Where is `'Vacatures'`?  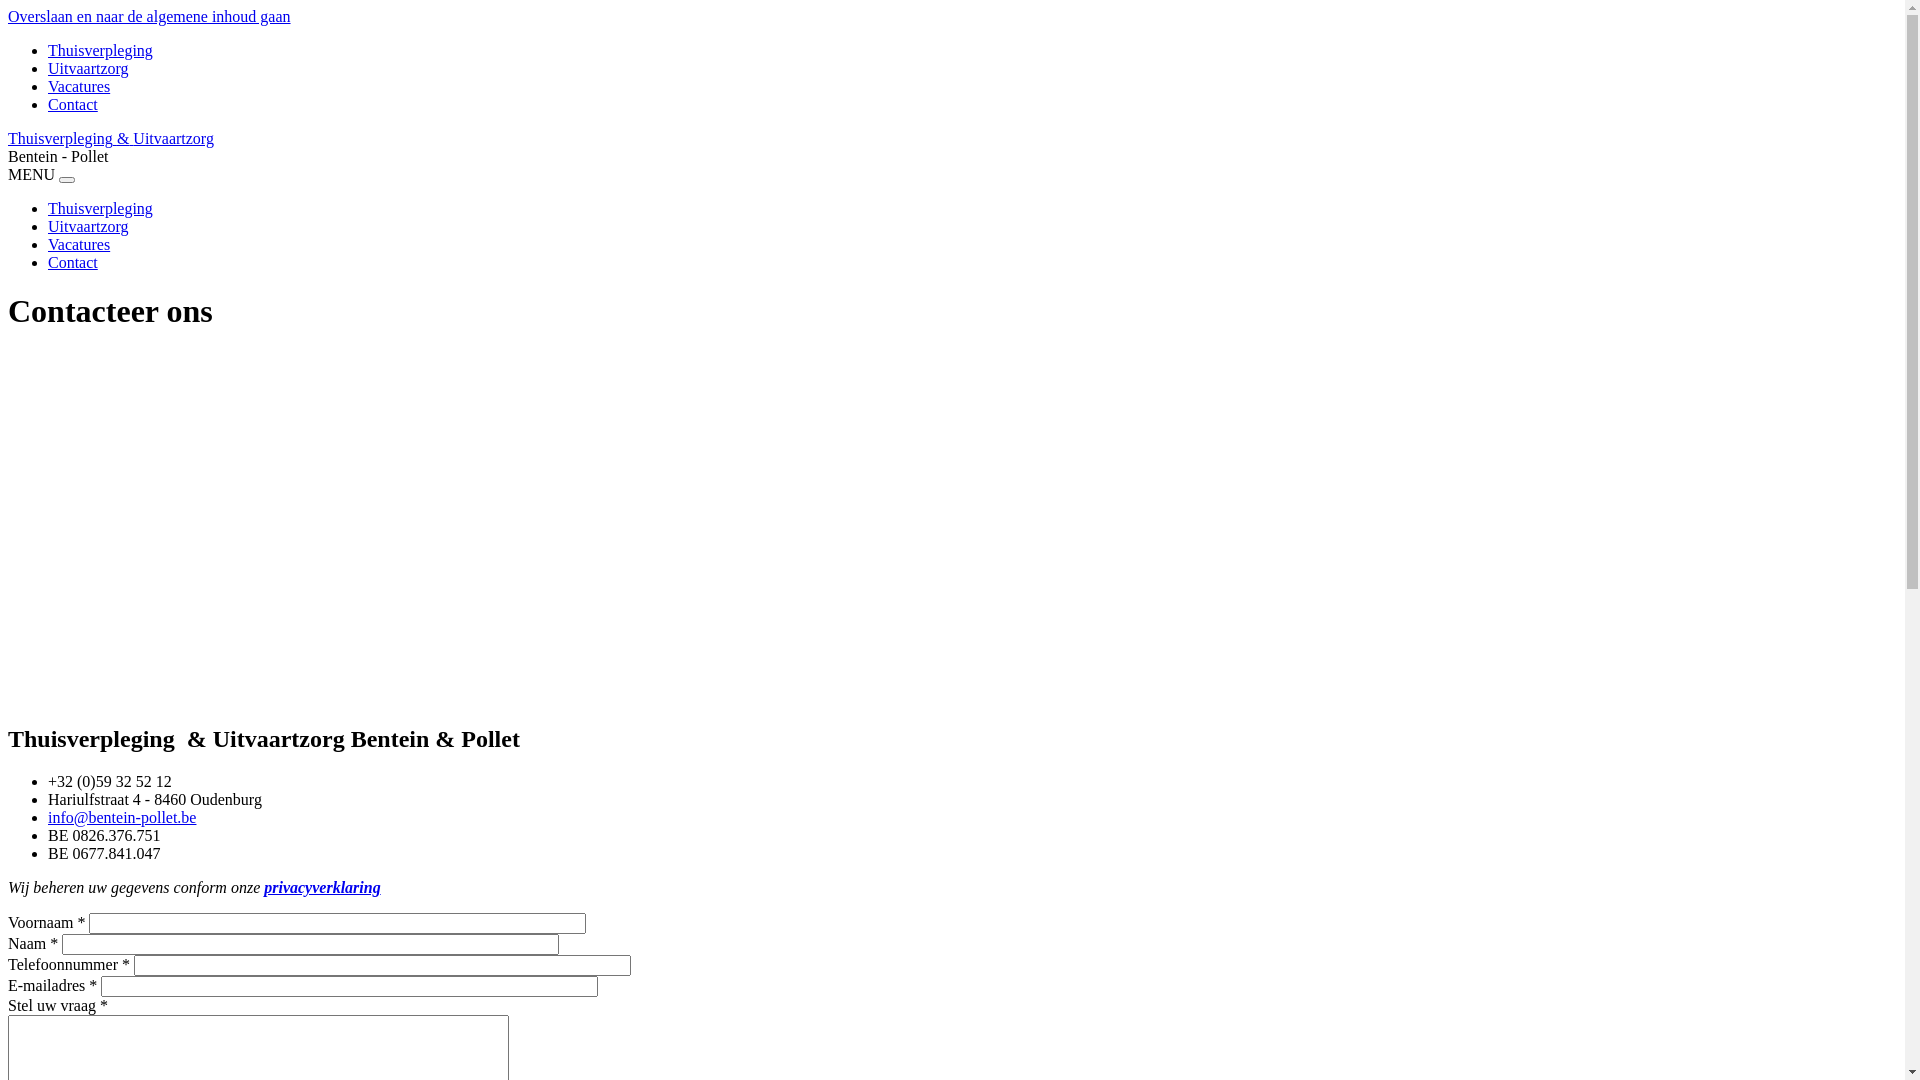
'Vacatures' is located at coordinates (78, 243).